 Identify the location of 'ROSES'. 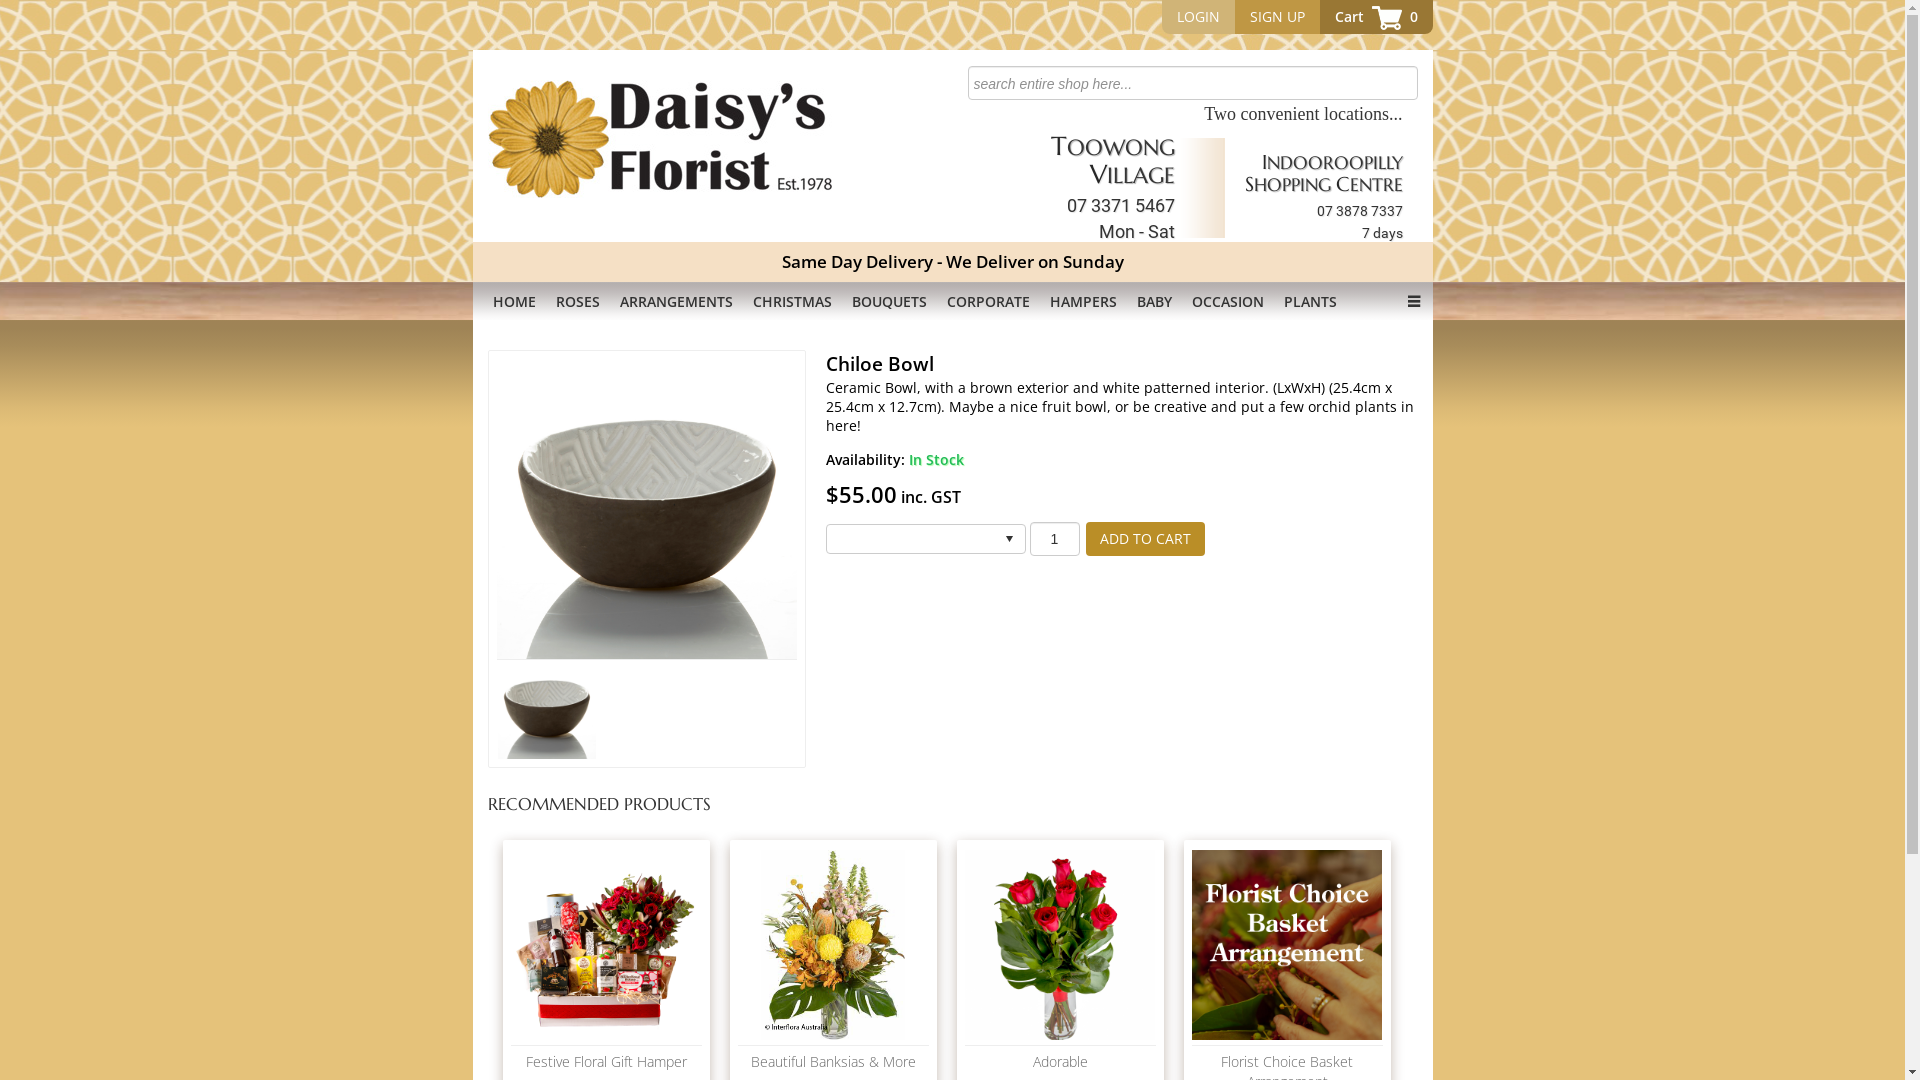
(546, 301).